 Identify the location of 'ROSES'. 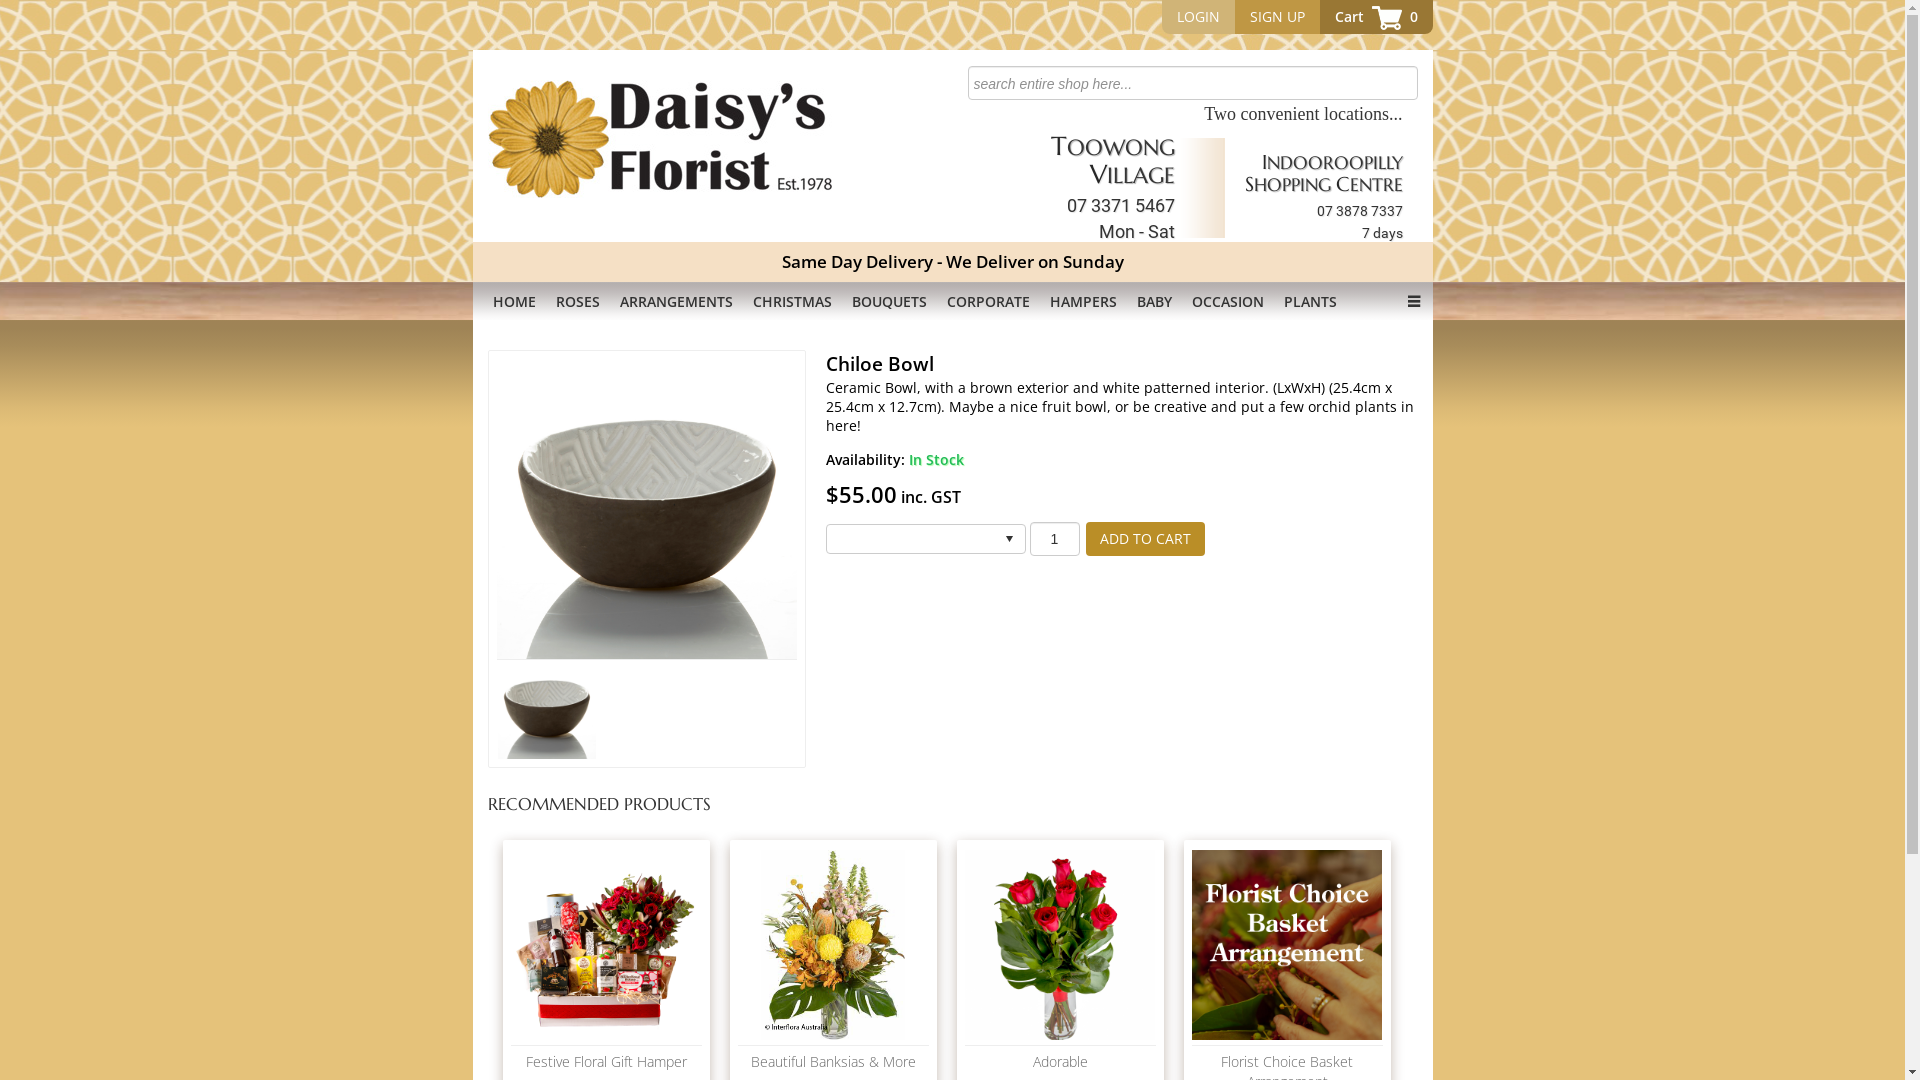
(546, 301).